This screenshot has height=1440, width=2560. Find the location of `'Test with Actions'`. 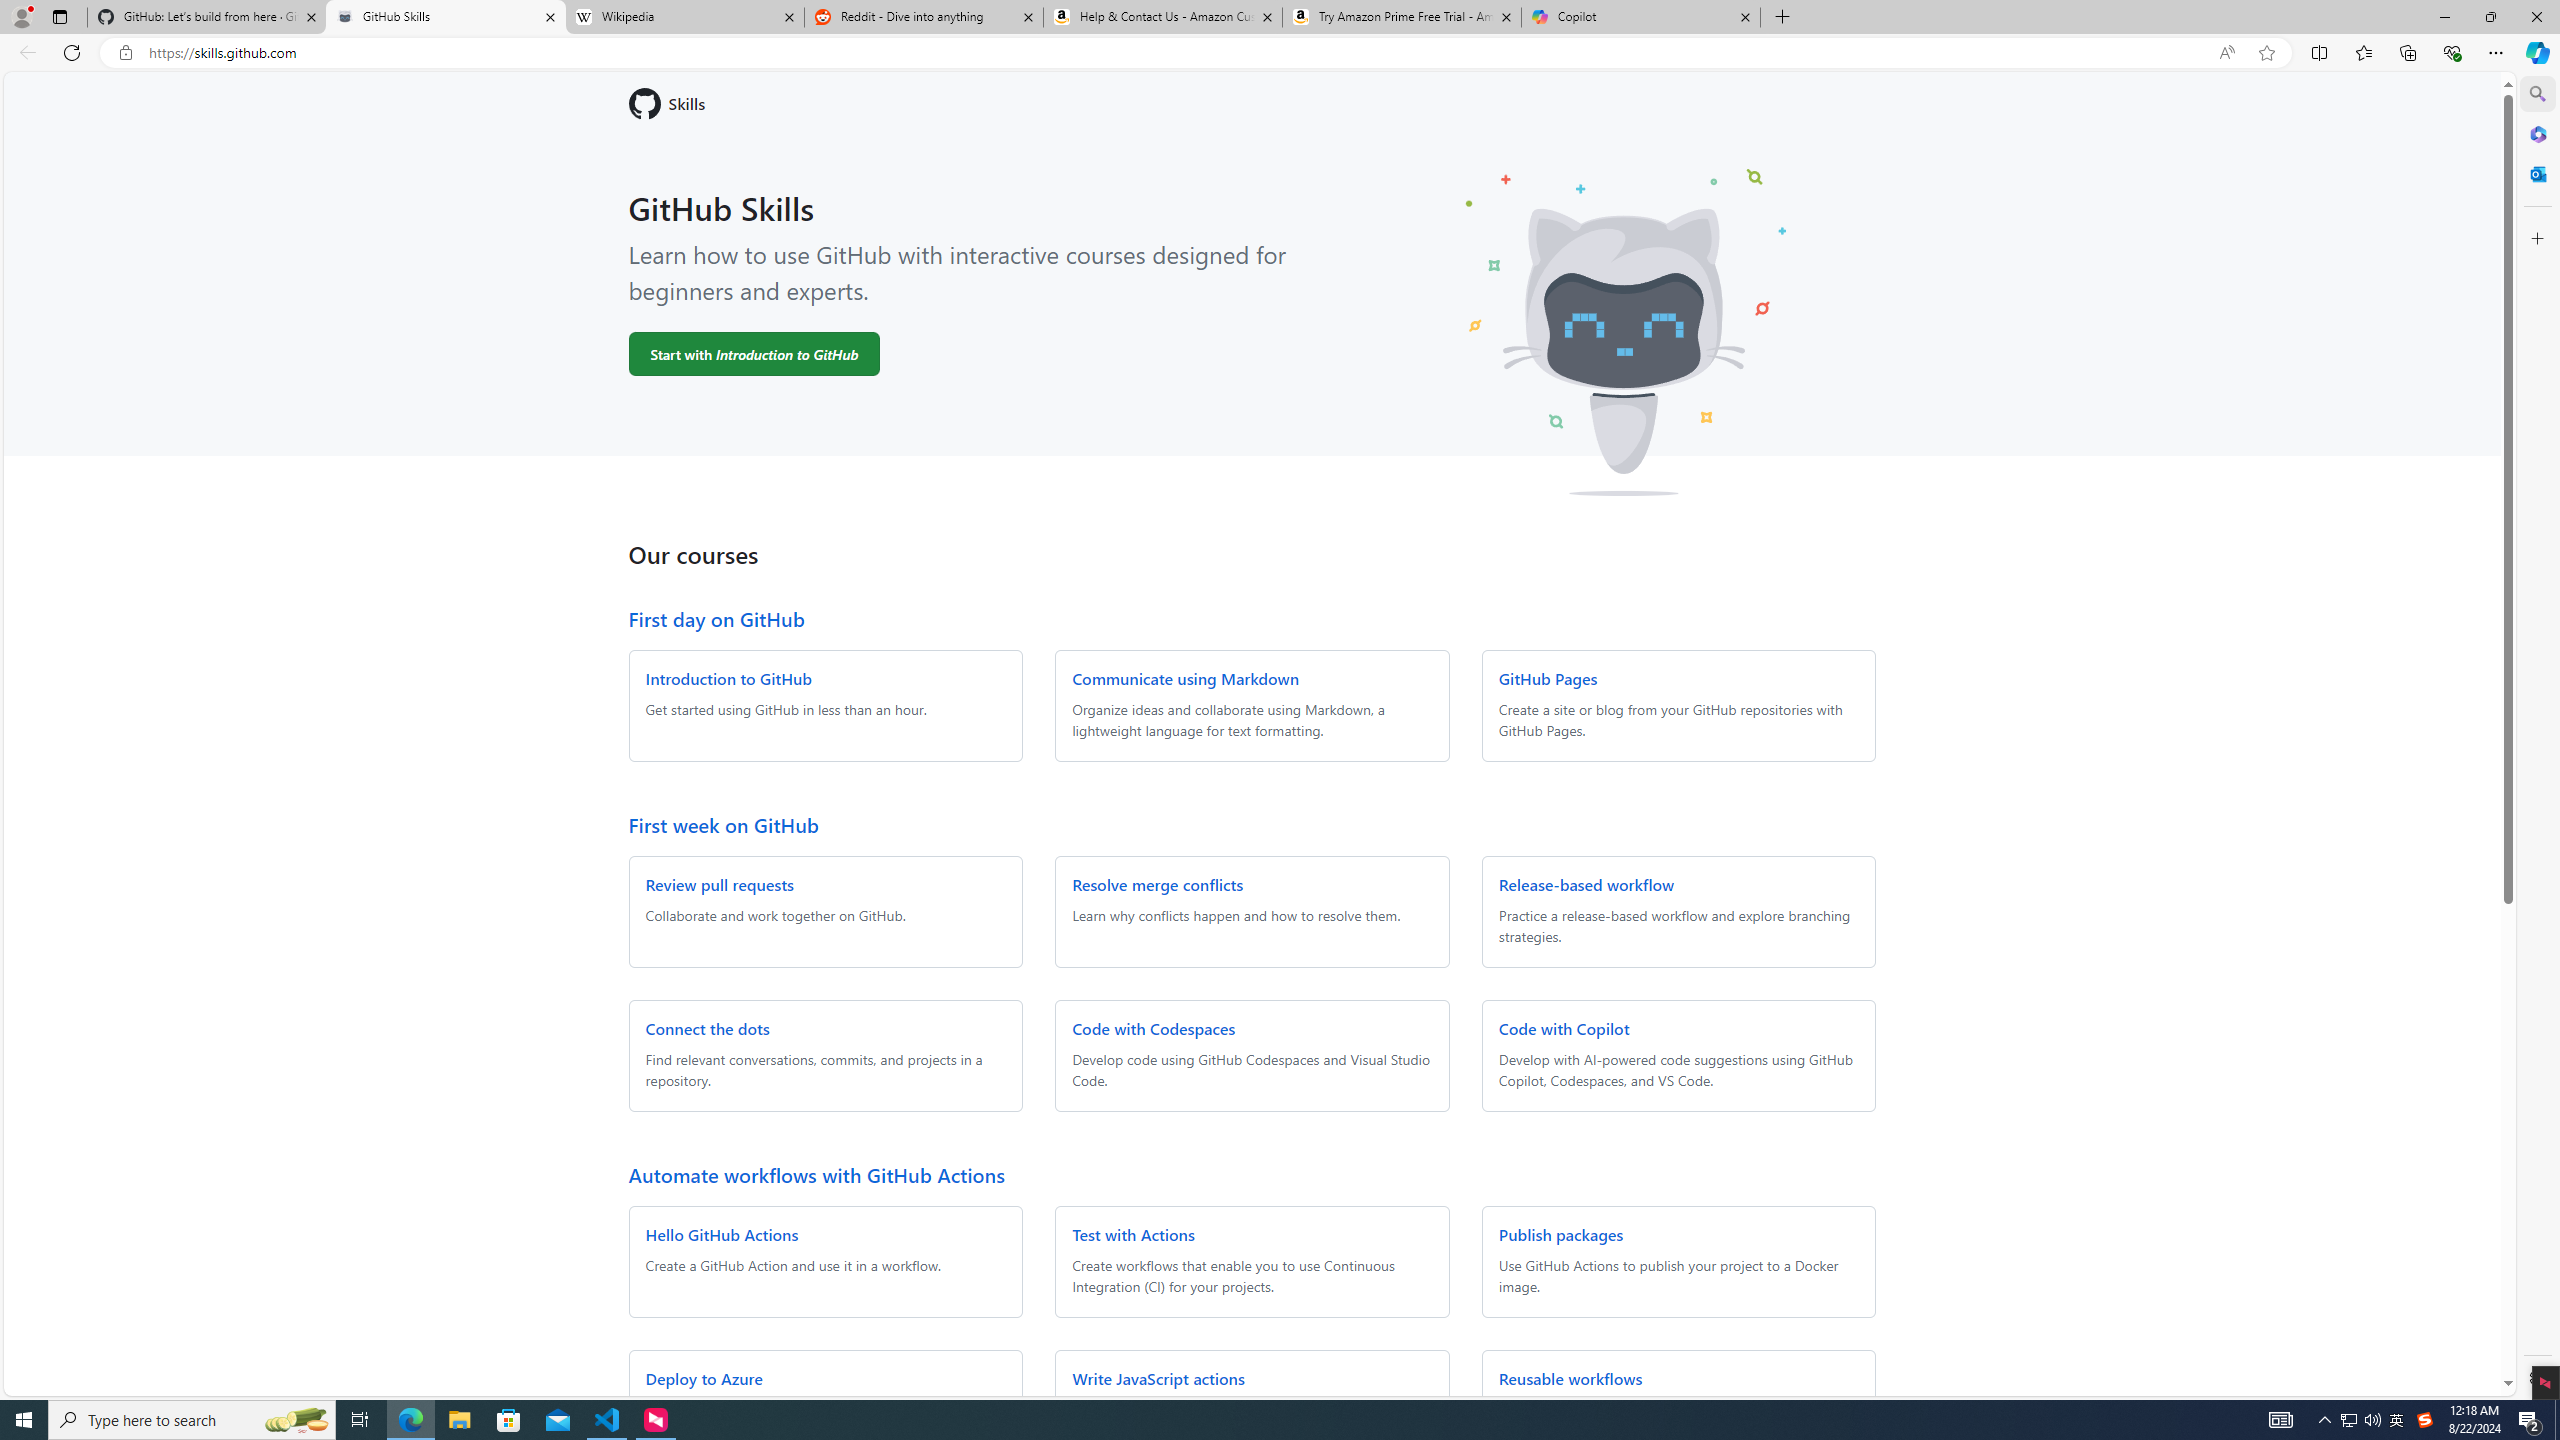

'Test with Actions' is located at coordinates (1133, 1233).